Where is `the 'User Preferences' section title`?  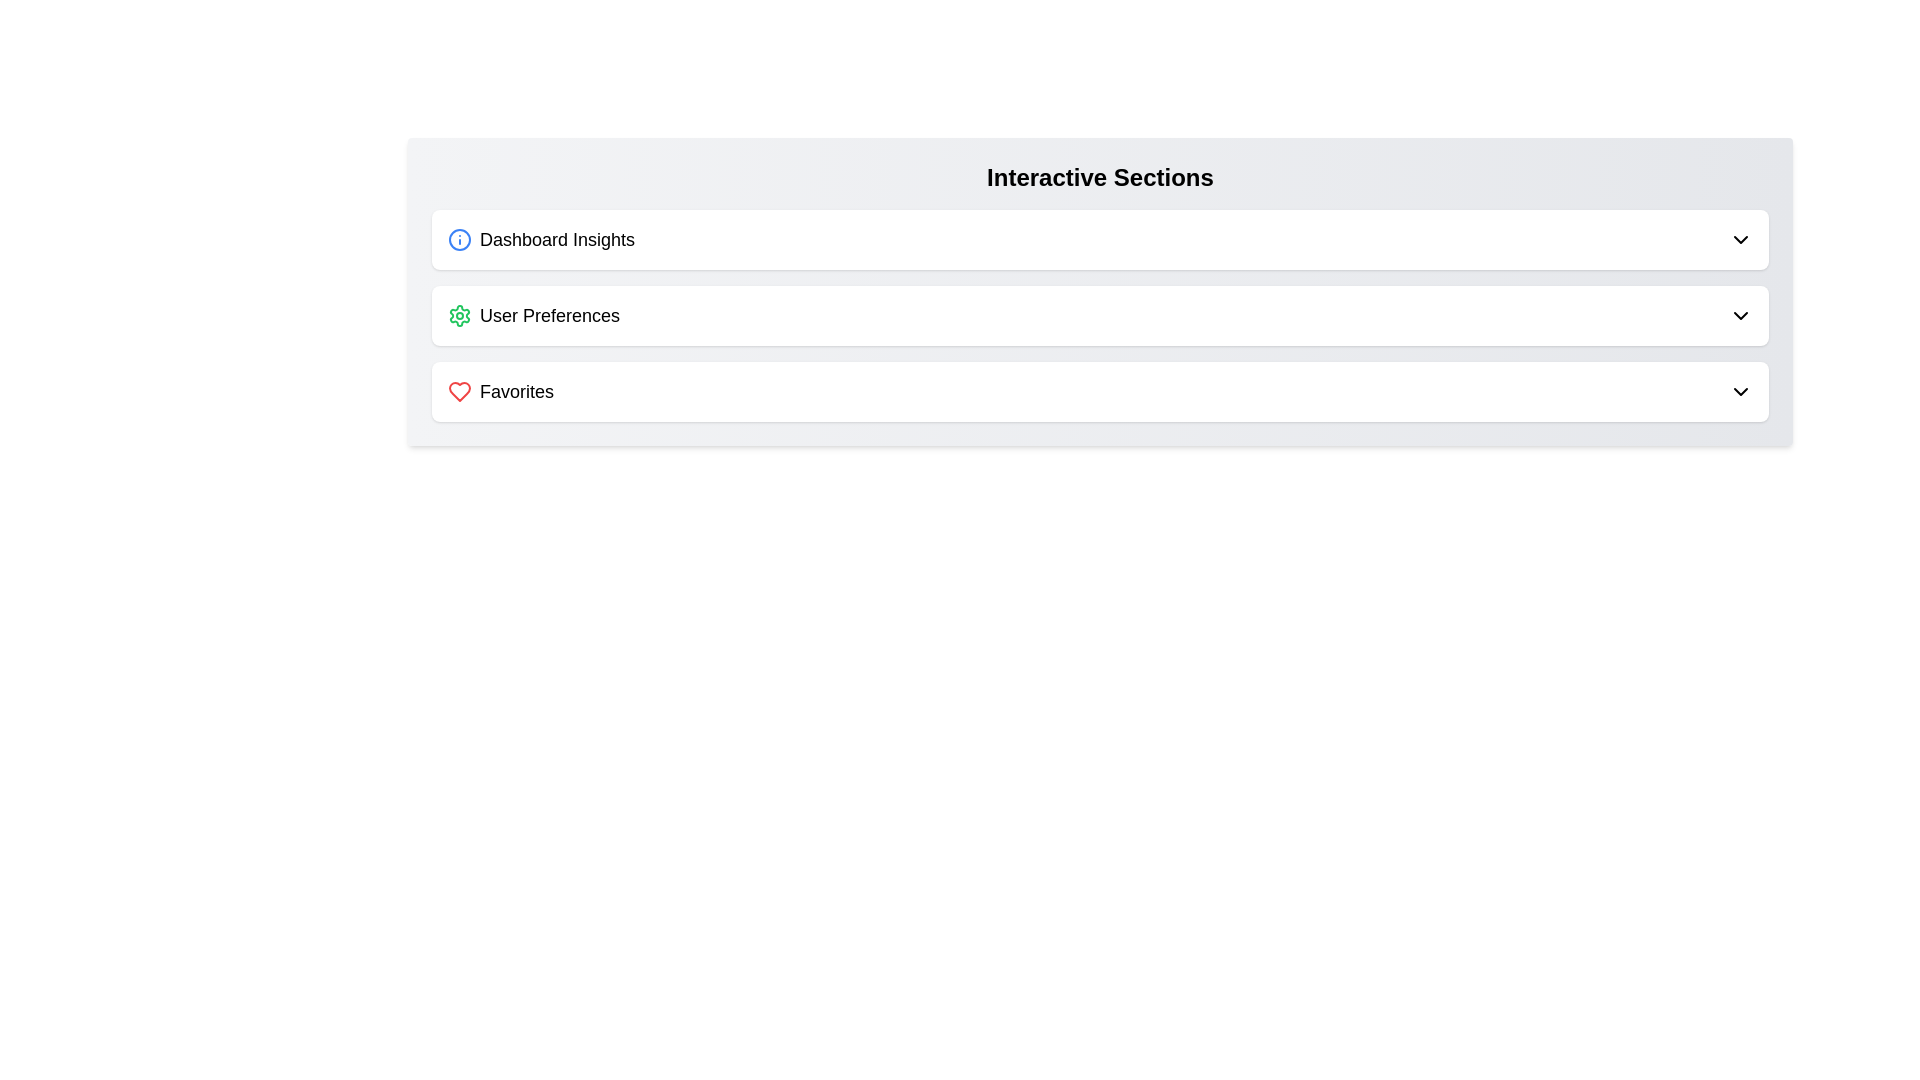 the 'User Preferences' section title is located at coordinates (533, 315).